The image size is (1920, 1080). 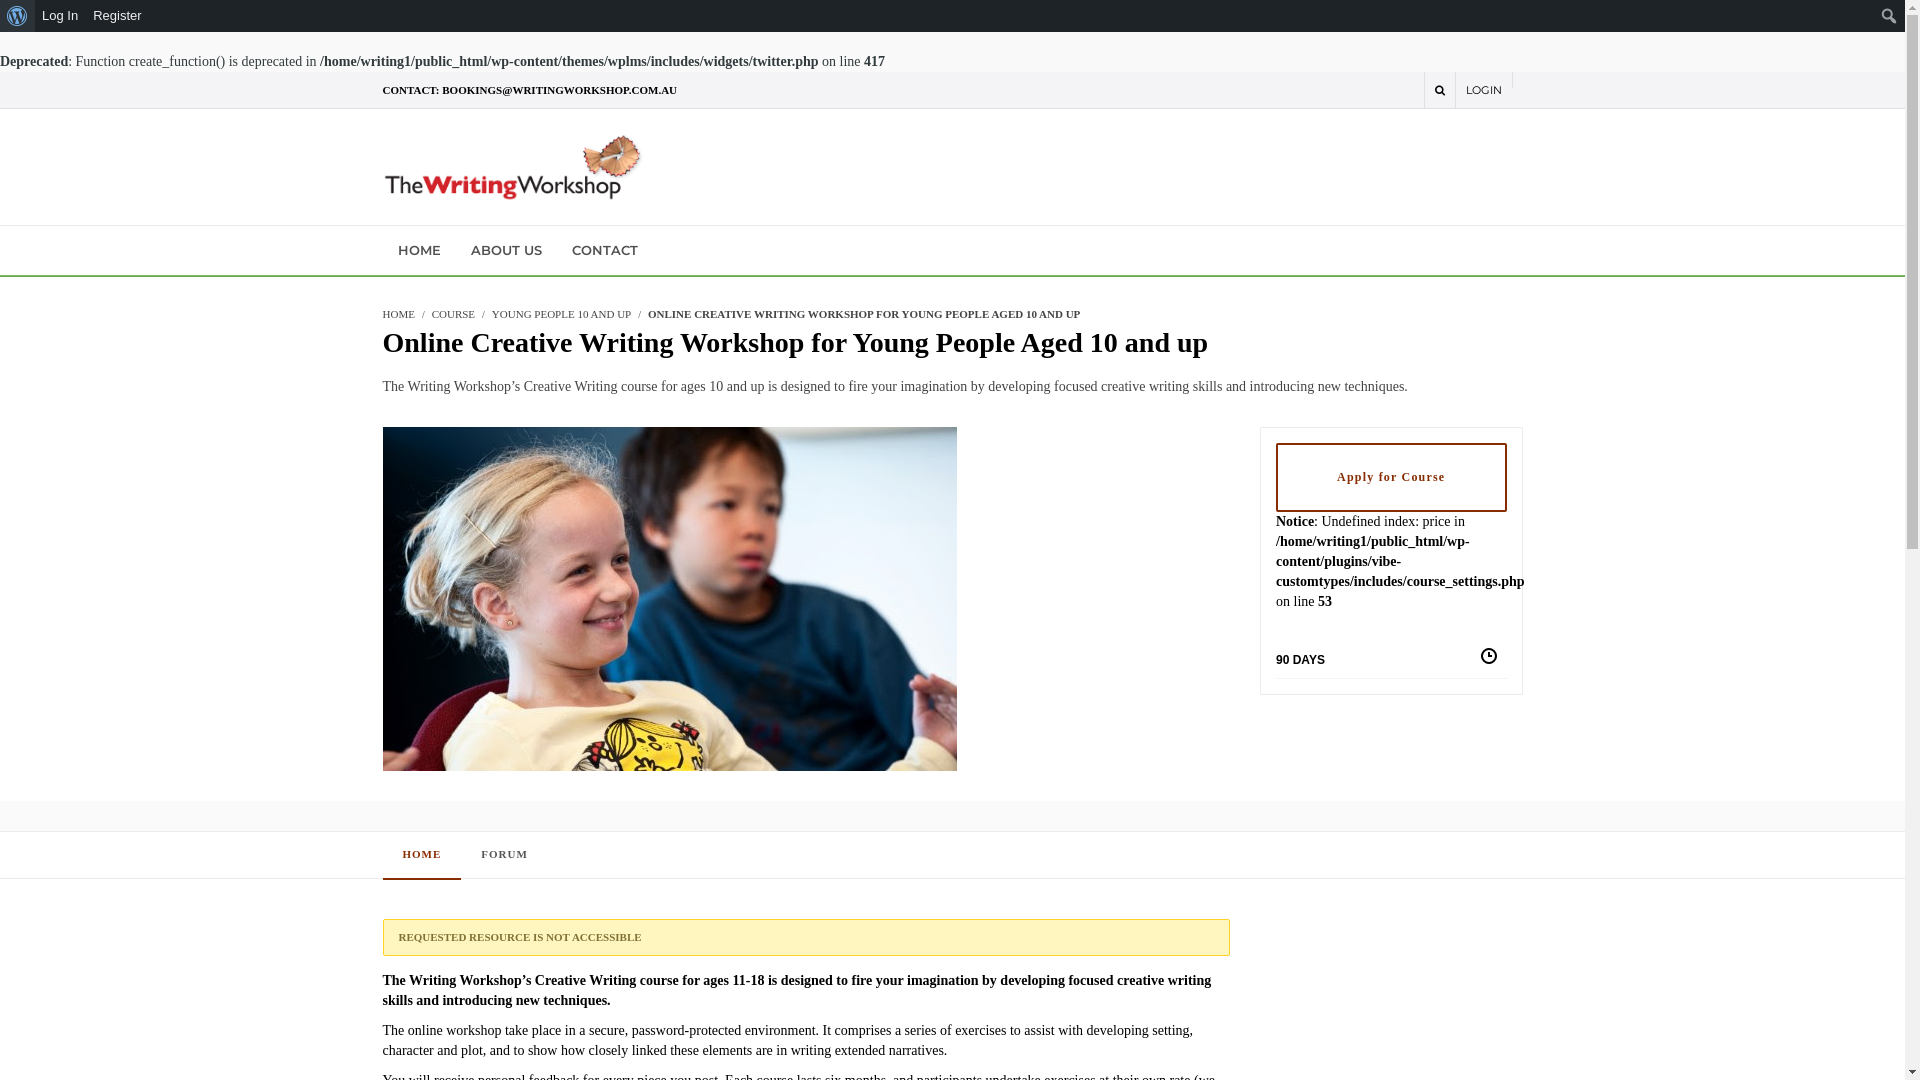 What do you see at coordinates (452, 313) in the screenshot?
I see `'COURSE'` at bounding box center [452, 313].